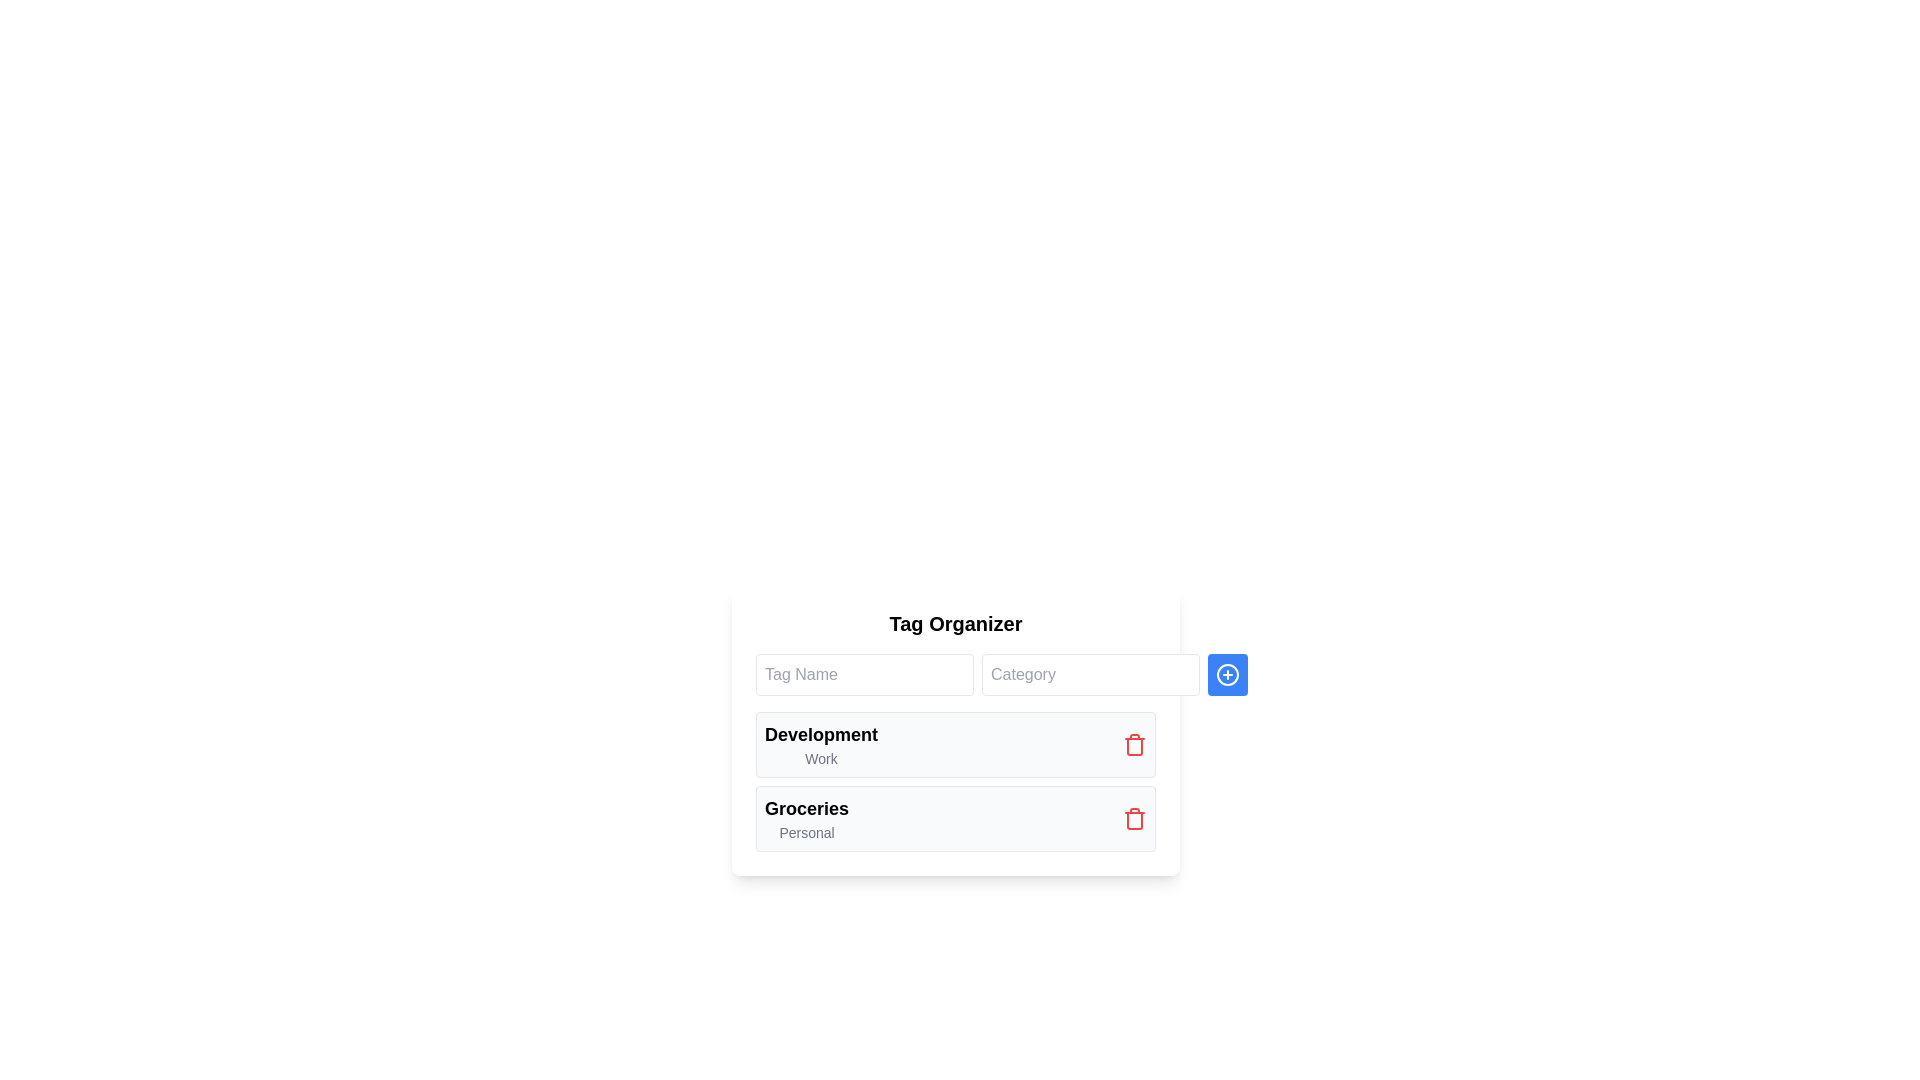 This screenshot has width=1920, height=1080. I want to click on the 'Groceries' text label in the Tag Organizer section, which is styled with bold text for 'Groceries' and smaller gray text for 'Personal', located under the Development item, so click(806, 818).